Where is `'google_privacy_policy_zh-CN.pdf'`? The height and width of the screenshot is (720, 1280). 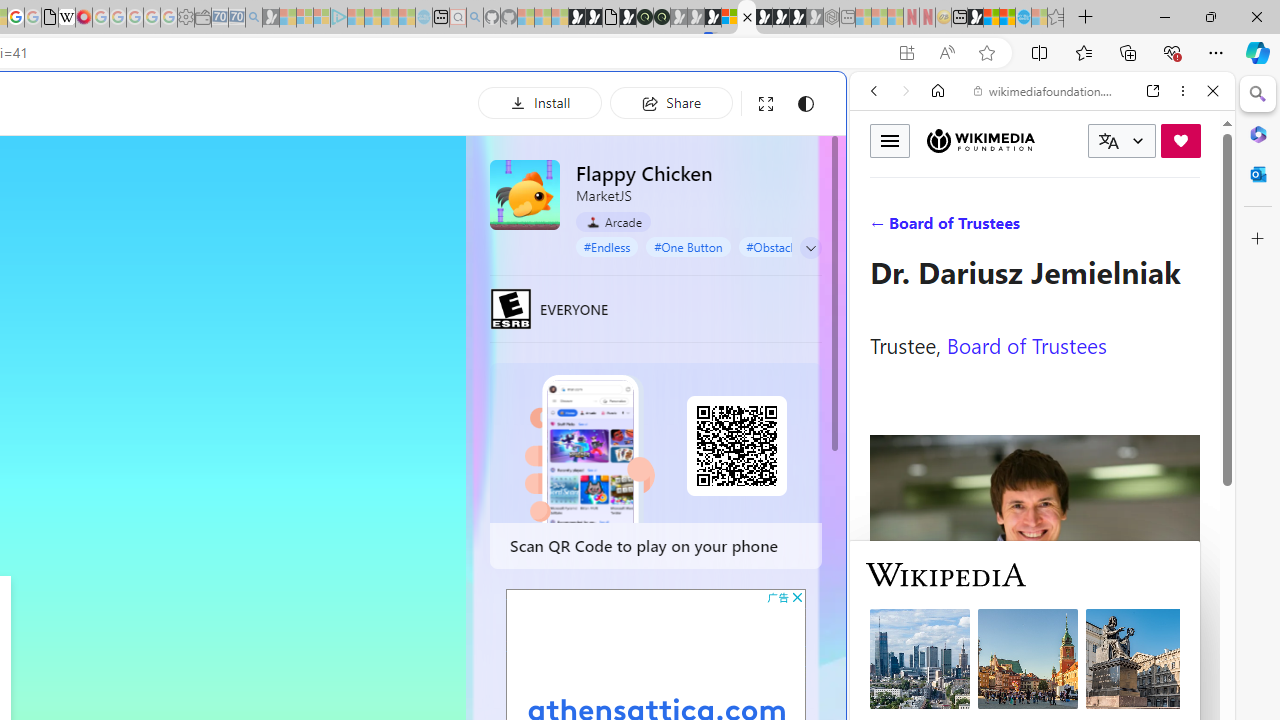 'google_privacy_policy_zh-CN.pdf' is located at coordinates (49, 17).